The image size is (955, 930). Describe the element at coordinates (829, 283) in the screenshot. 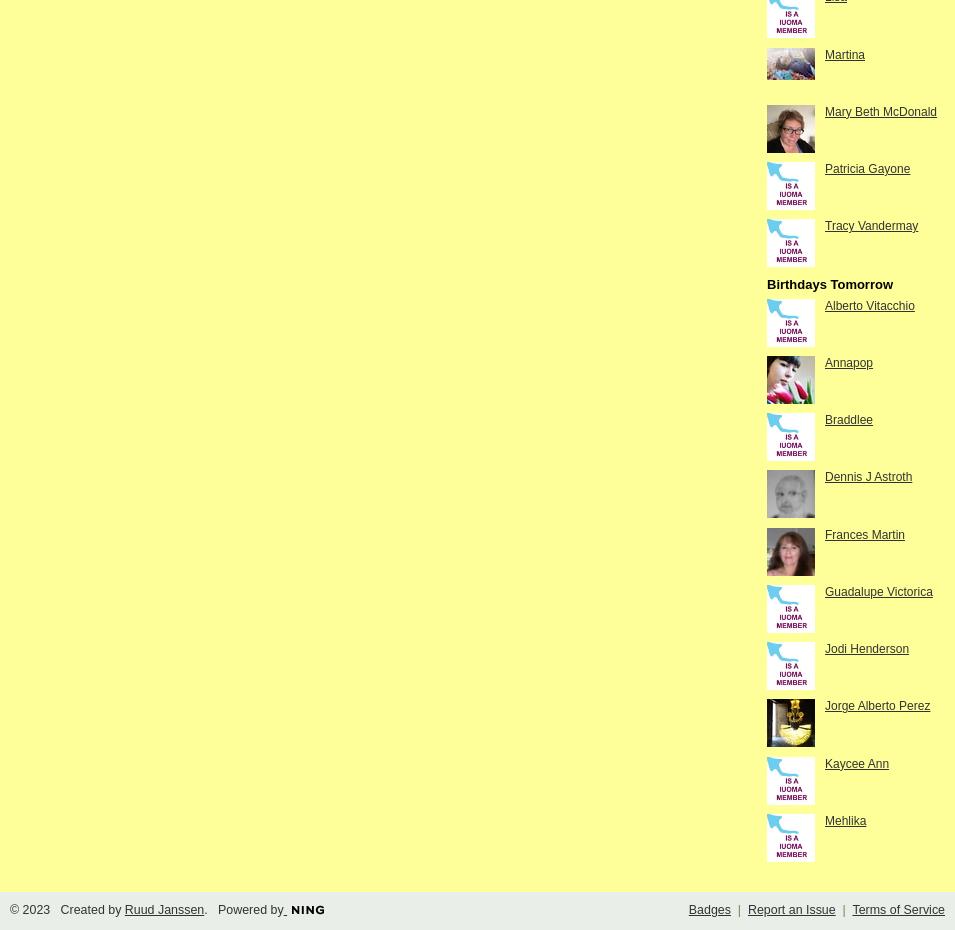

I see `'Birthdays Tomorrow'` at that location.